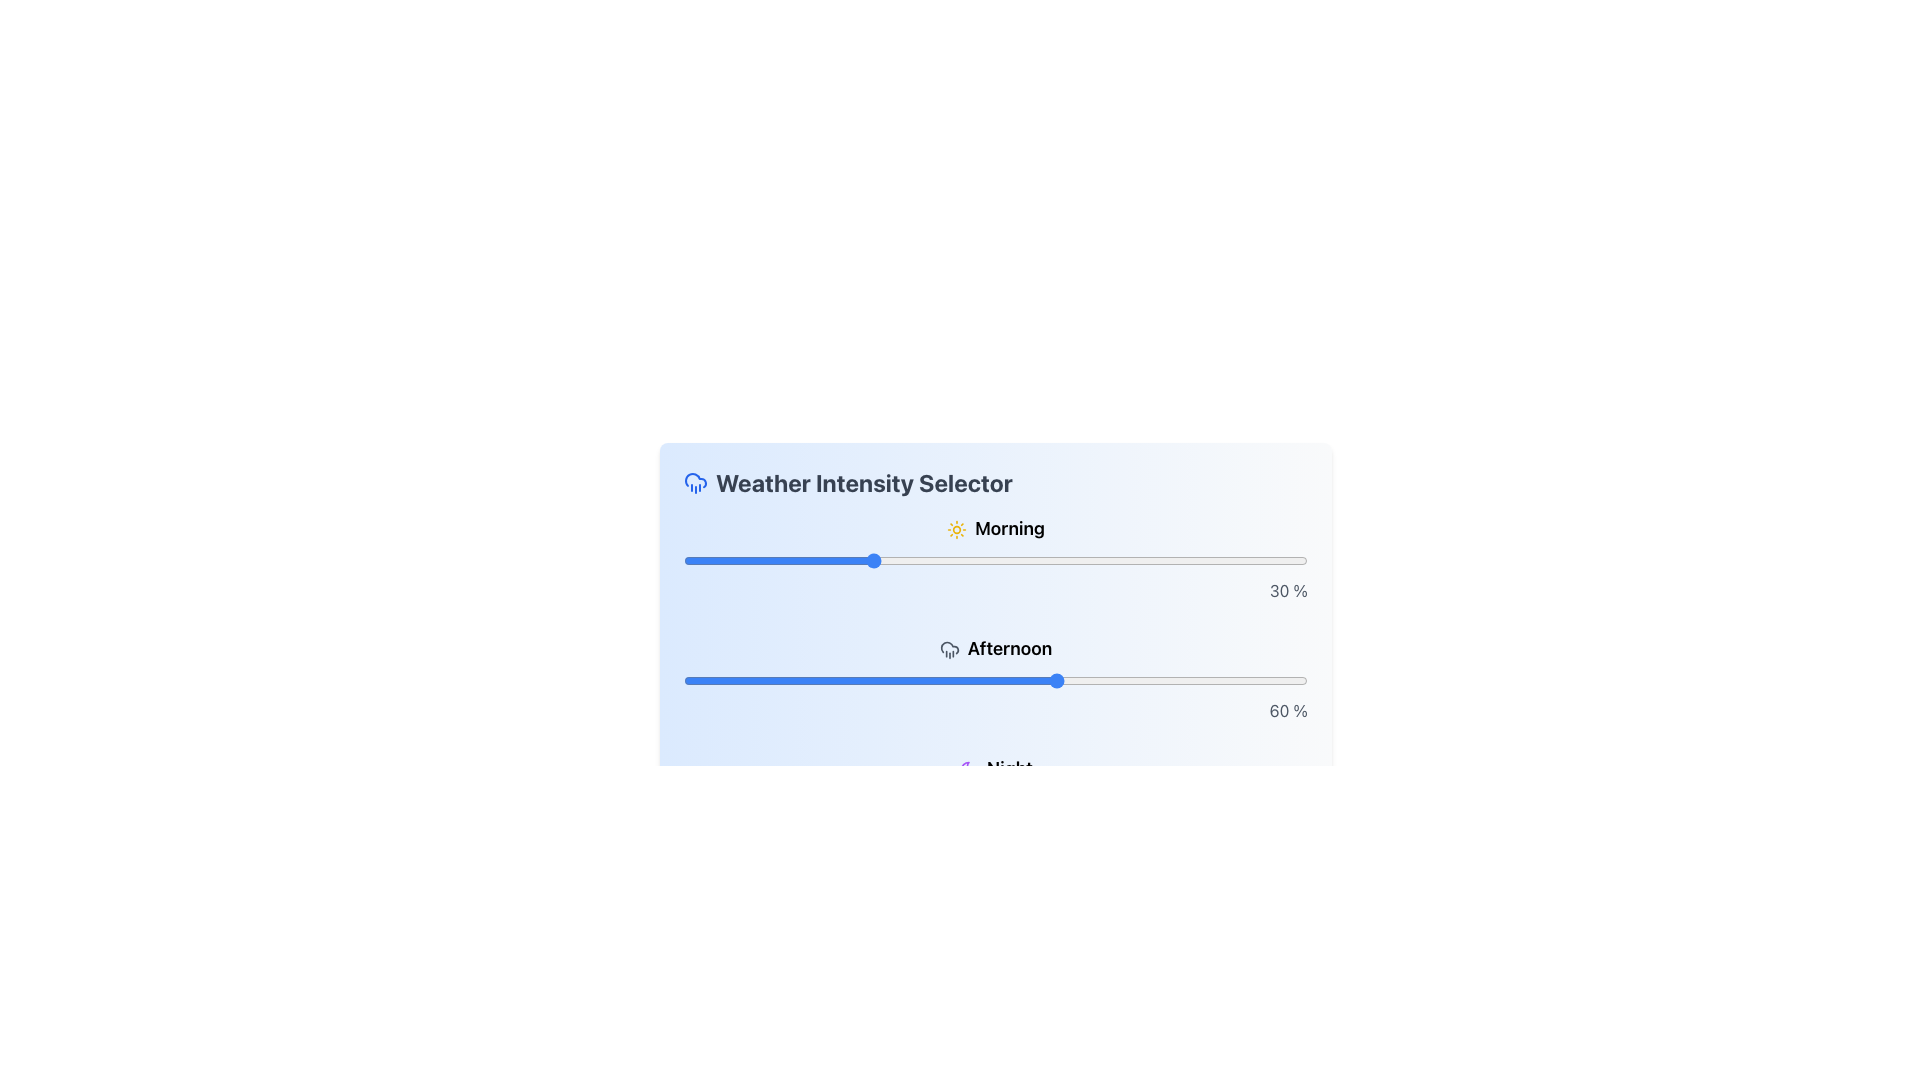 The width and height of the screenshot is (1920, 1080). I want to click on value displayed in the right-aligned text label showing '60 %' located below the slider in the 'Afternoon' section, so click(996, 709).